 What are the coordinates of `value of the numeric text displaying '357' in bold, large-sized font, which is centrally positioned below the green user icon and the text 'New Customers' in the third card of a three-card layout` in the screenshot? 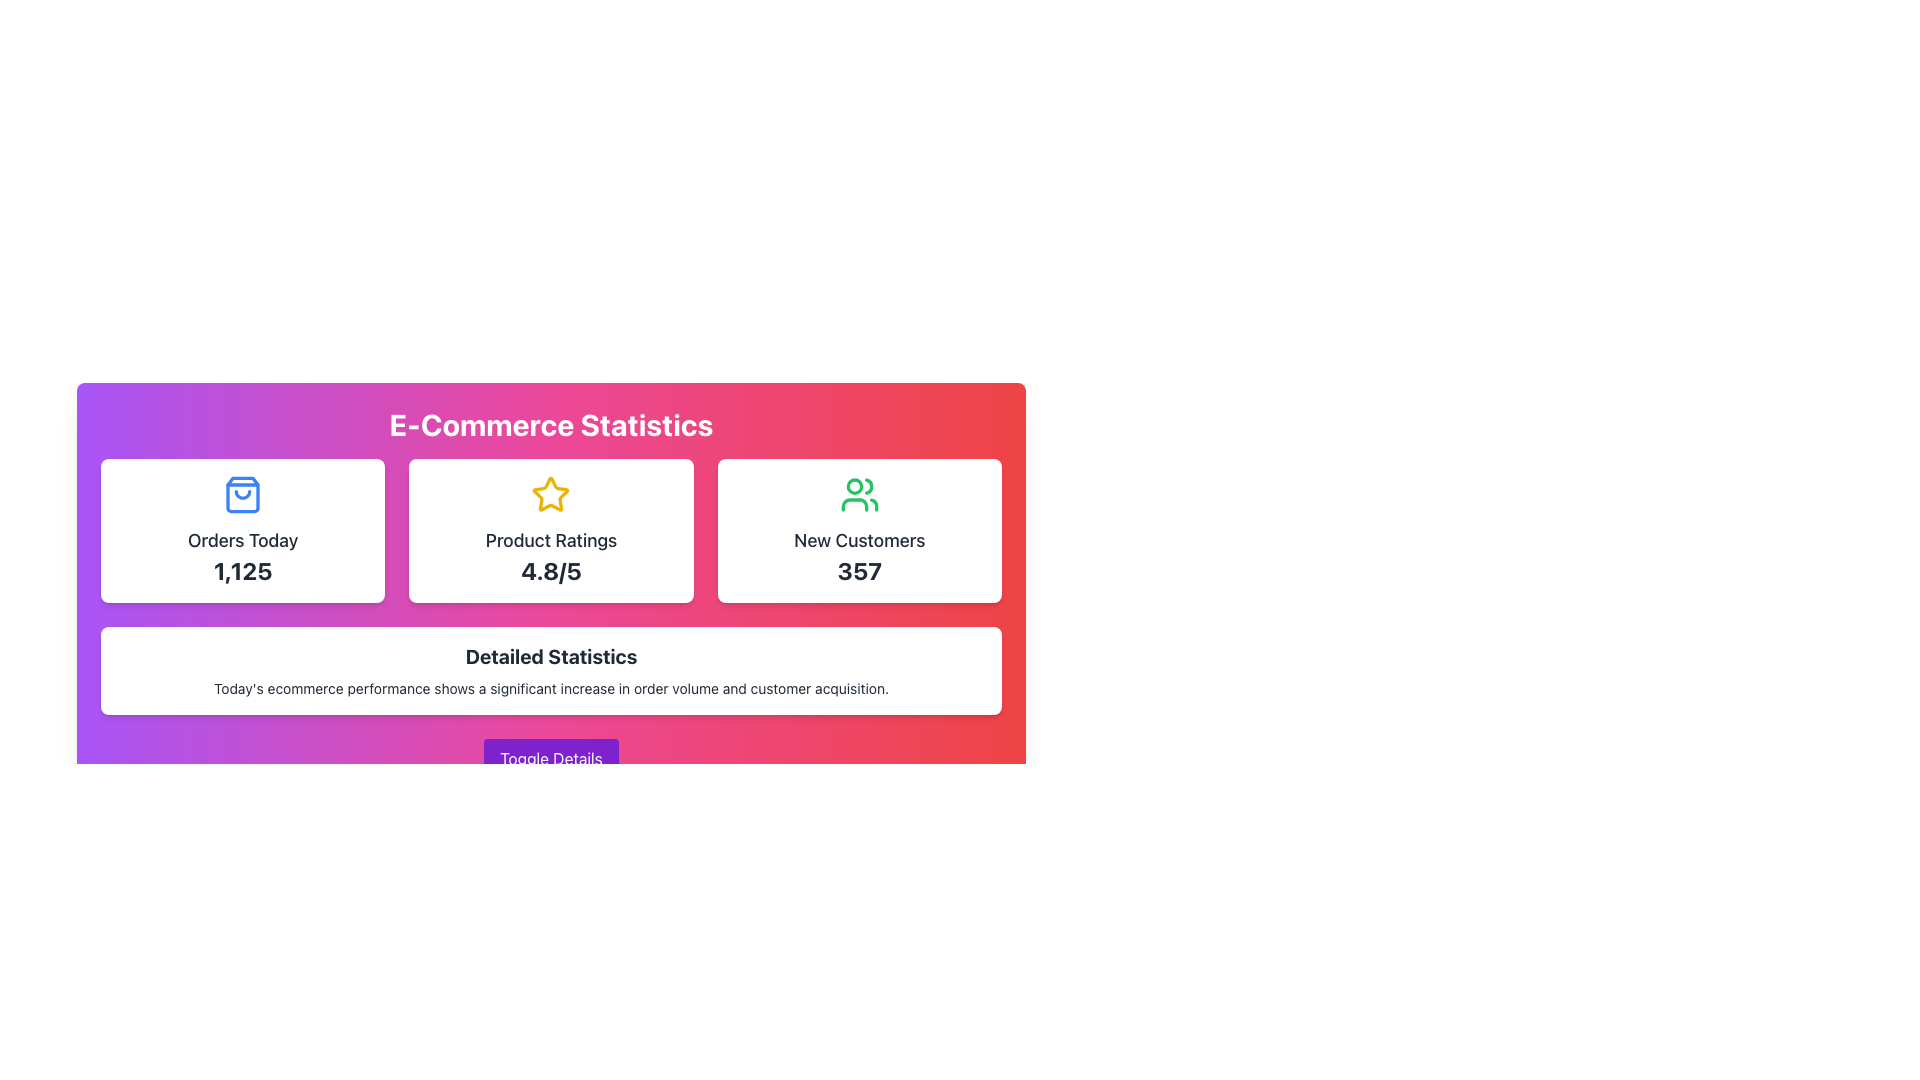 It's located at (859, 570).